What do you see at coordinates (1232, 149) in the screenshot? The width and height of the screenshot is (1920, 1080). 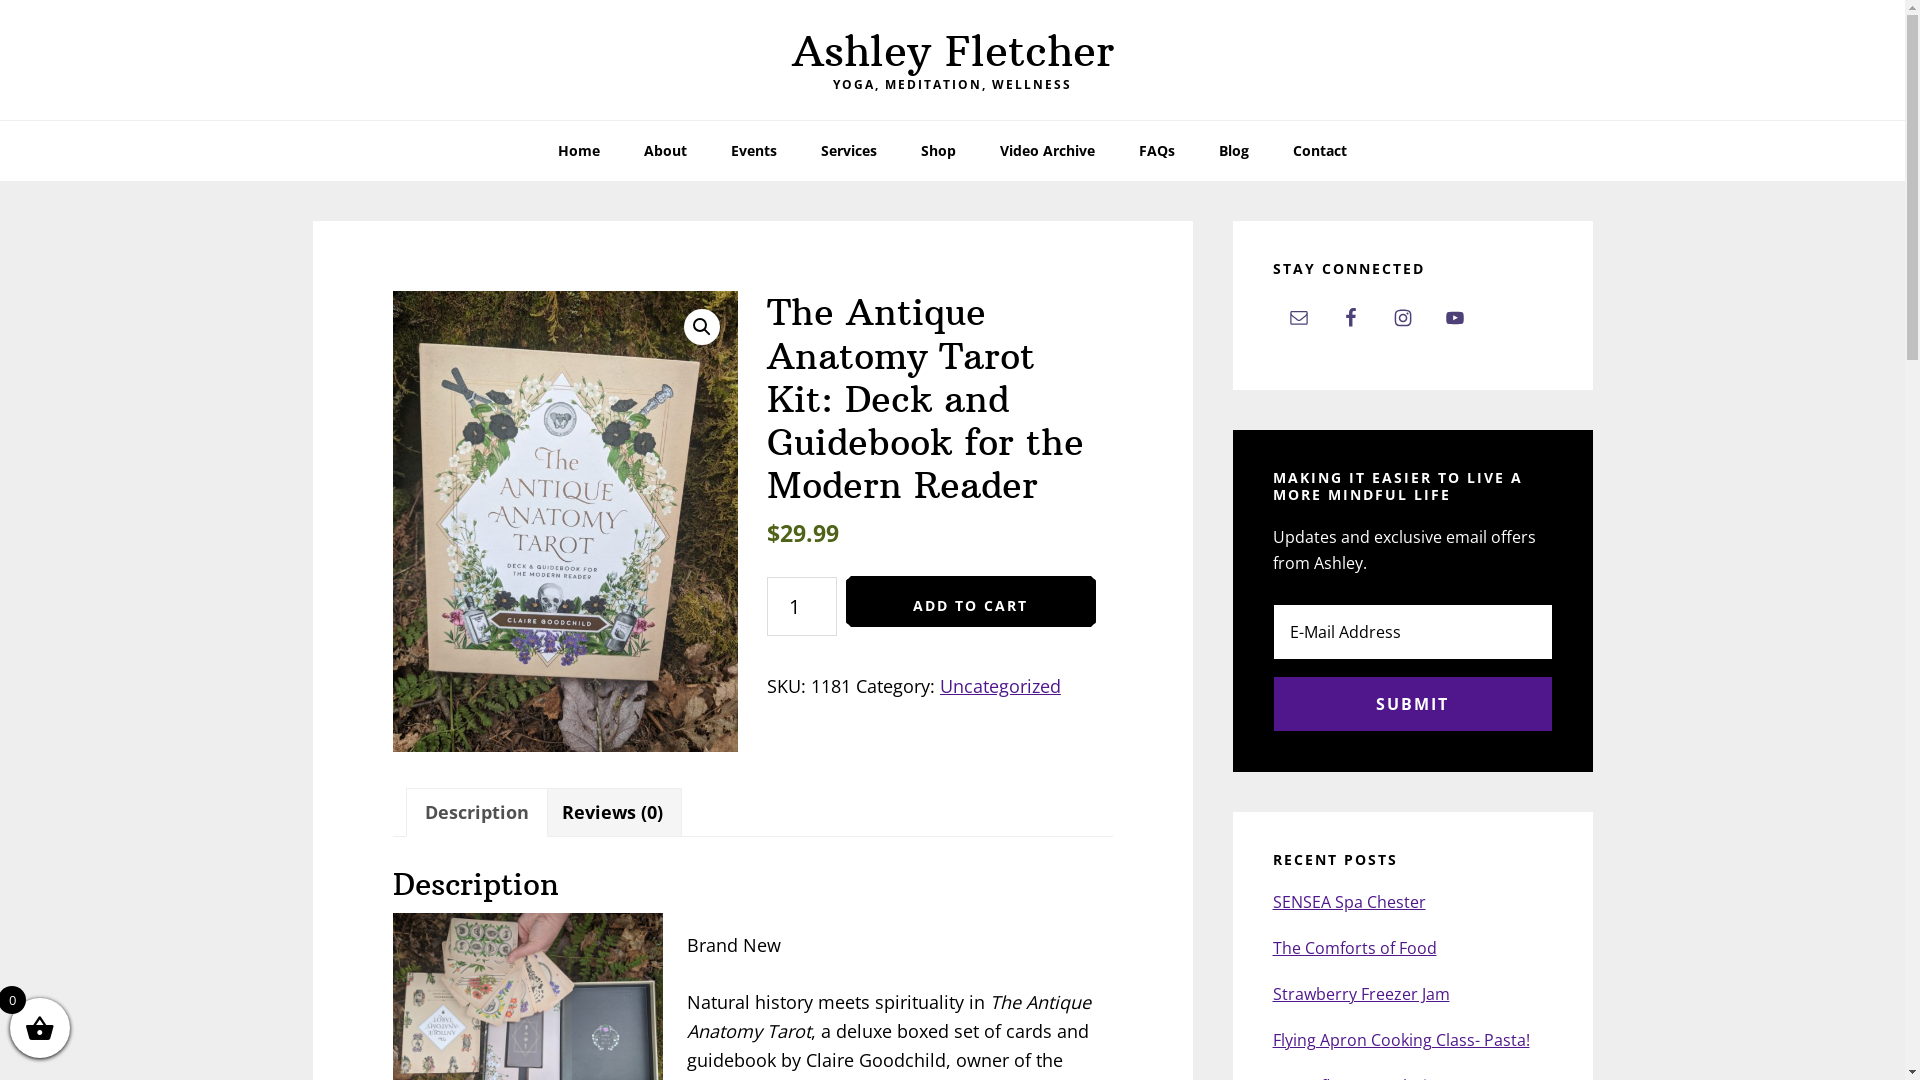 I see `'Blog'` at bounding box center [1232, 149].